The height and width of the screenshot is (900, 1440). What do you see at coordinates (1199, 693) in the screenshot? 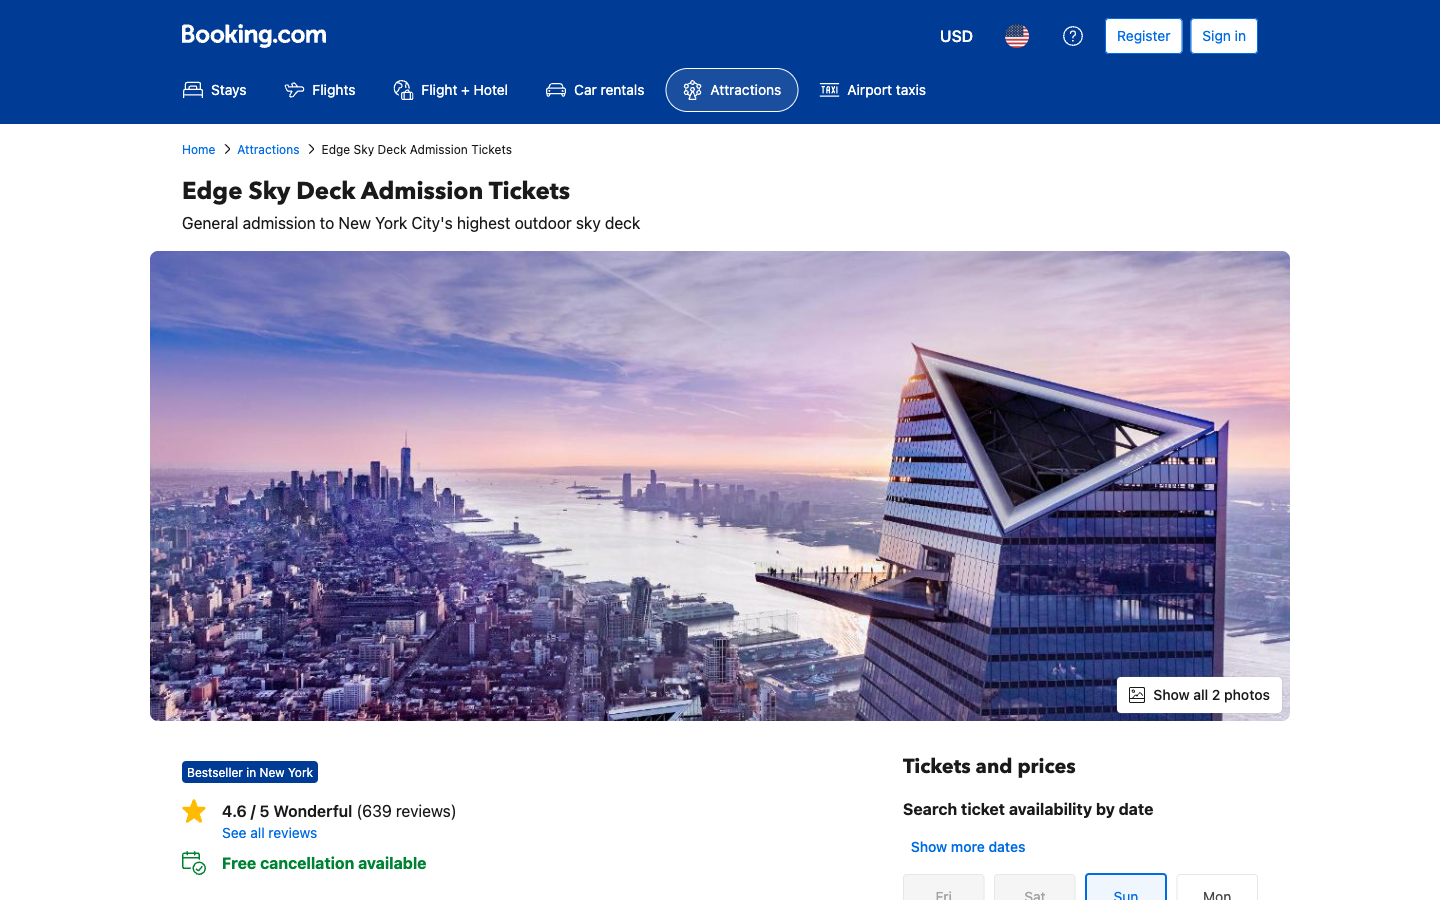
I see `the Entire Photo Gallery` at bounding box center [1199, 693].